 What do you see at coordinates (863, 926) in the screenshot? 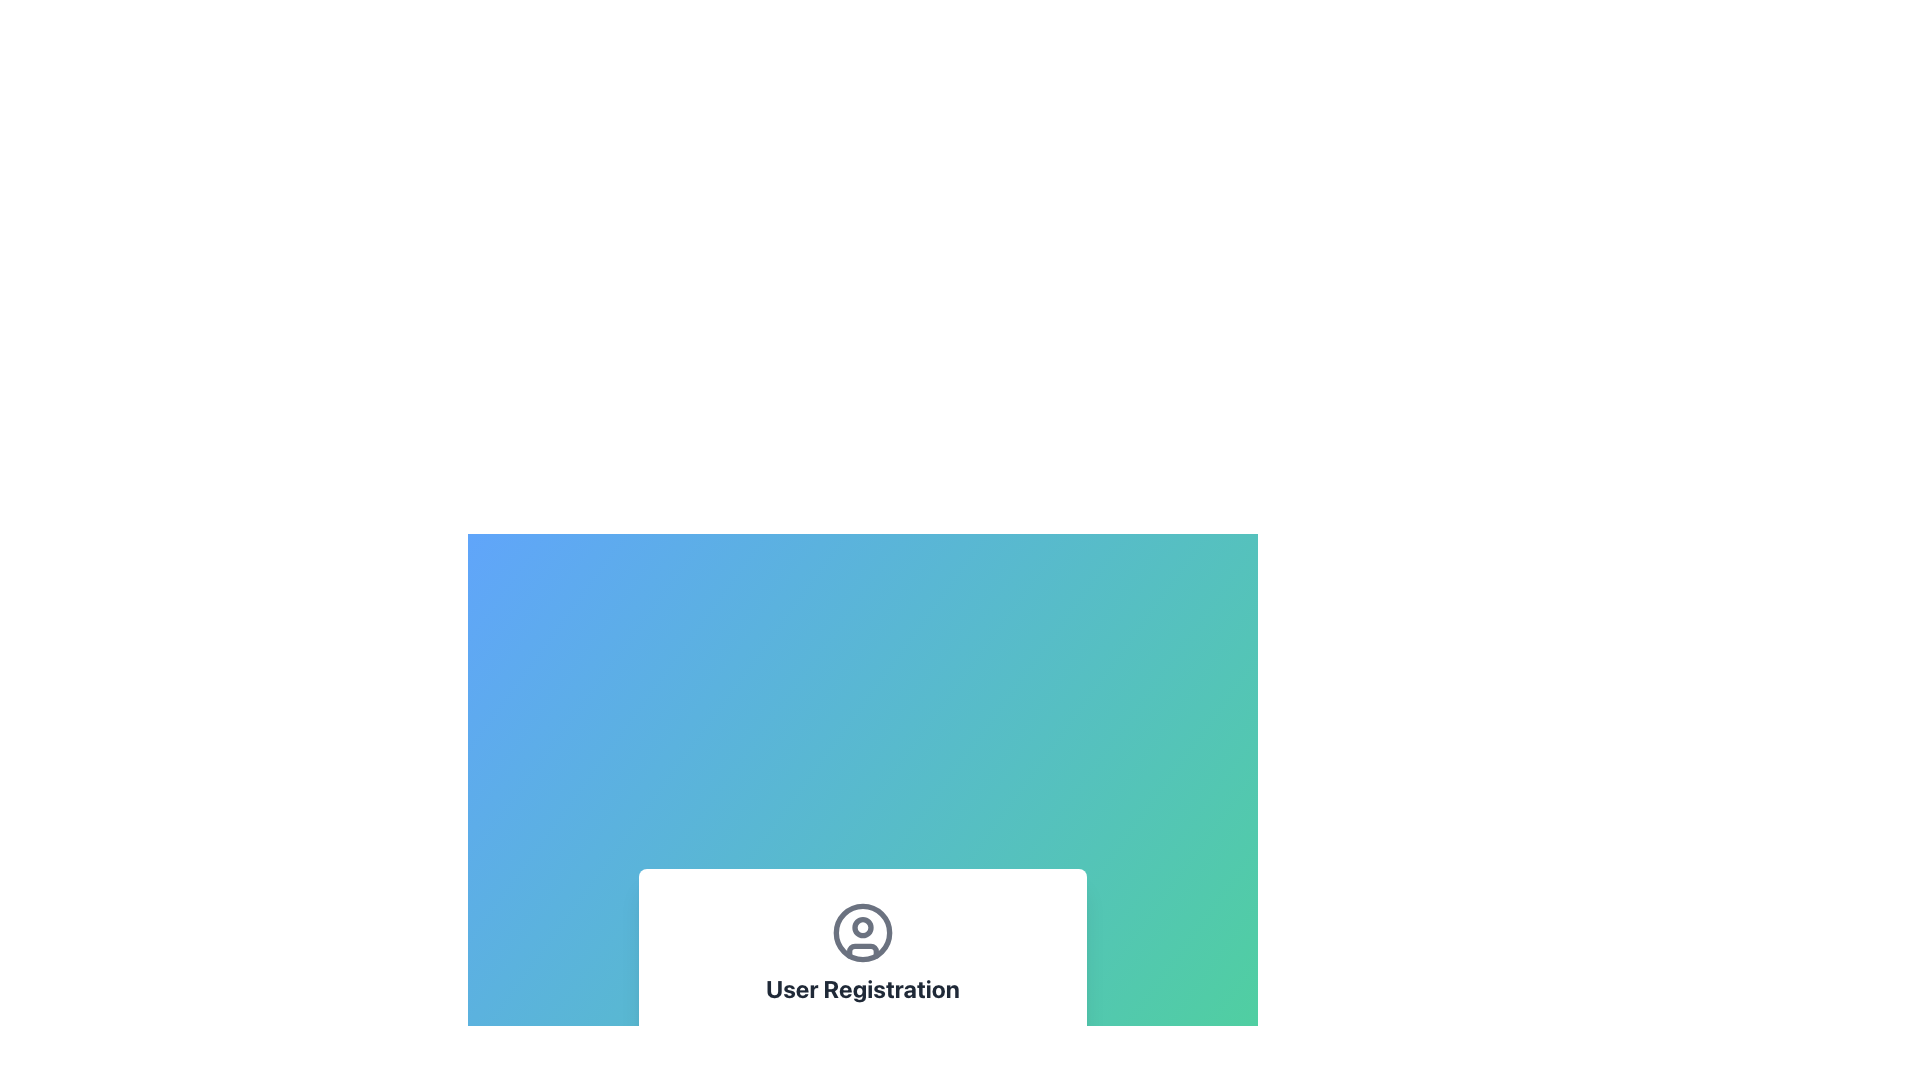
I see `the small circular SVG element that represents the inner detail of a user icon, positioned centrally within a larger outer circle` at bounding box center [863, 926].